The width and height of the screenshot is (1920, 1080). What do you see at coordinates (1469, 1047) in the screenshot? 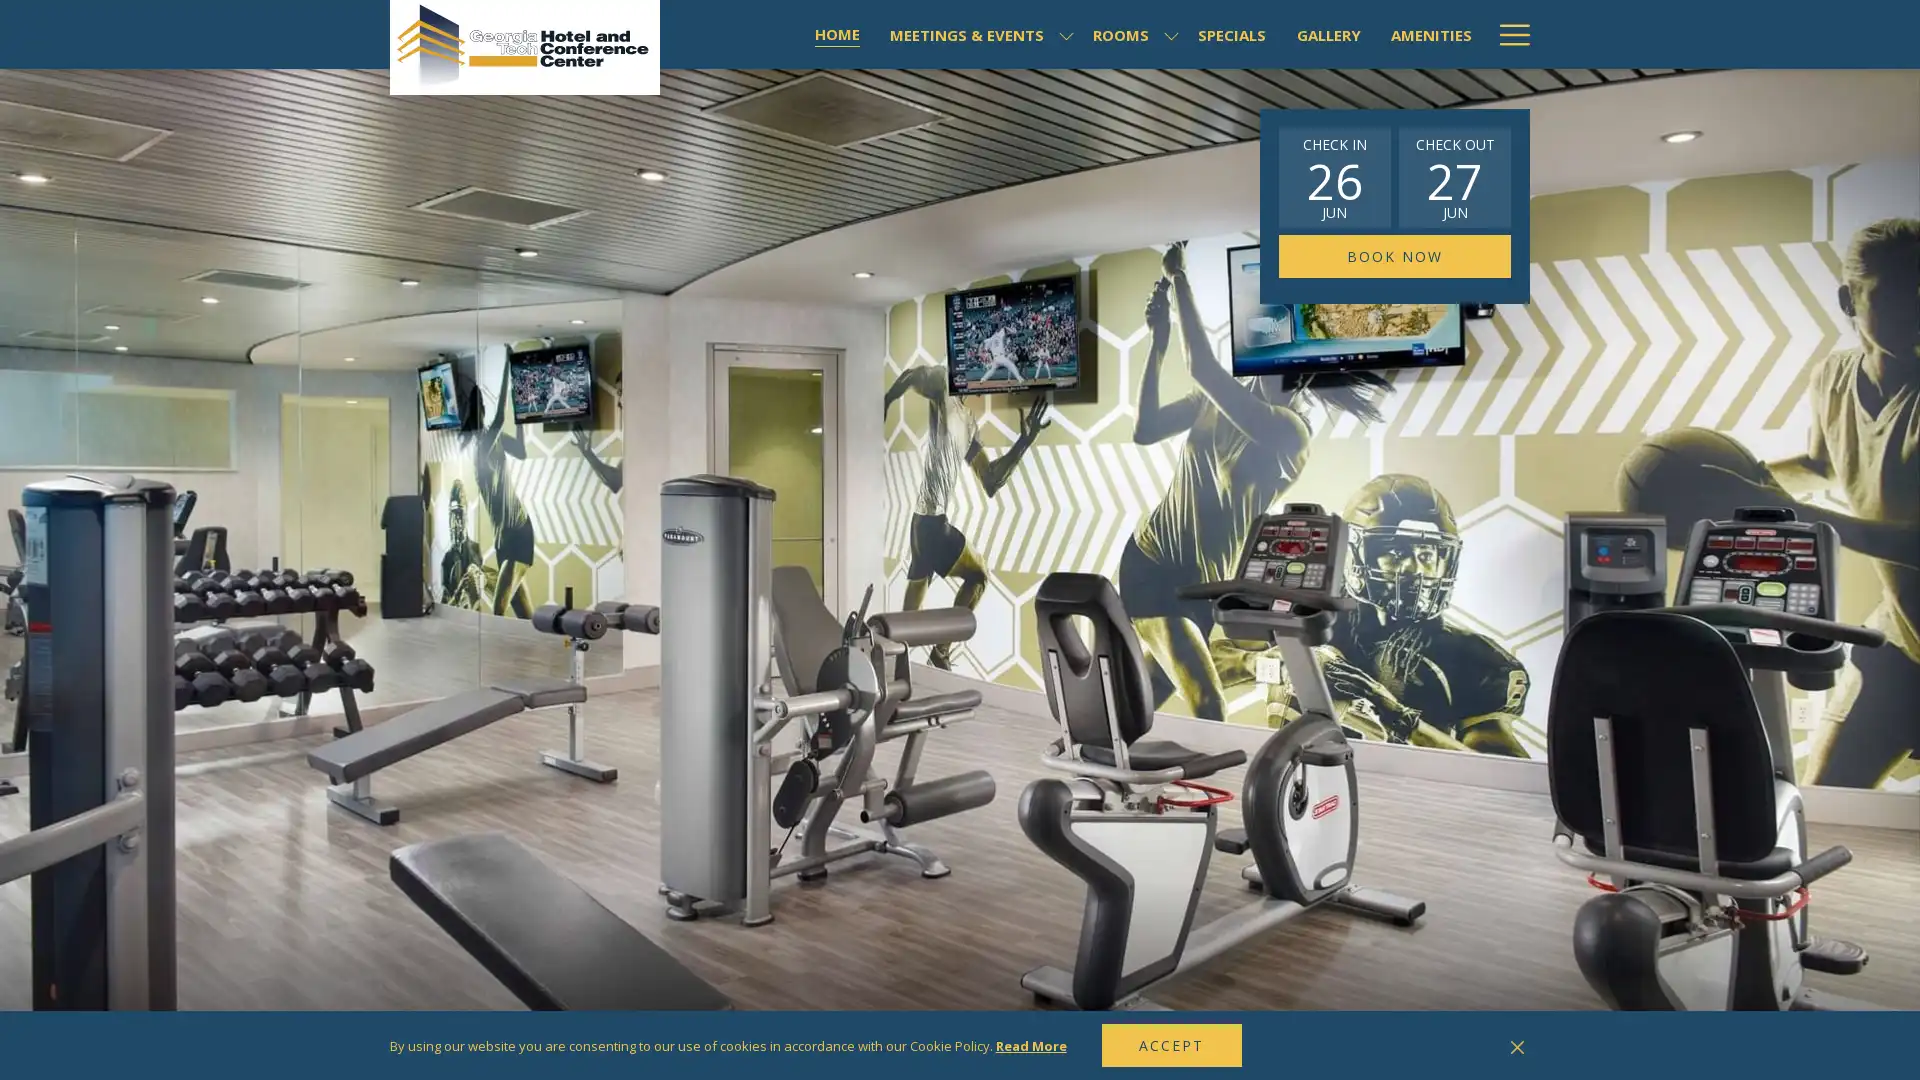
I see `Go to previous slideshow element` at bounding box center [1469, 1047].